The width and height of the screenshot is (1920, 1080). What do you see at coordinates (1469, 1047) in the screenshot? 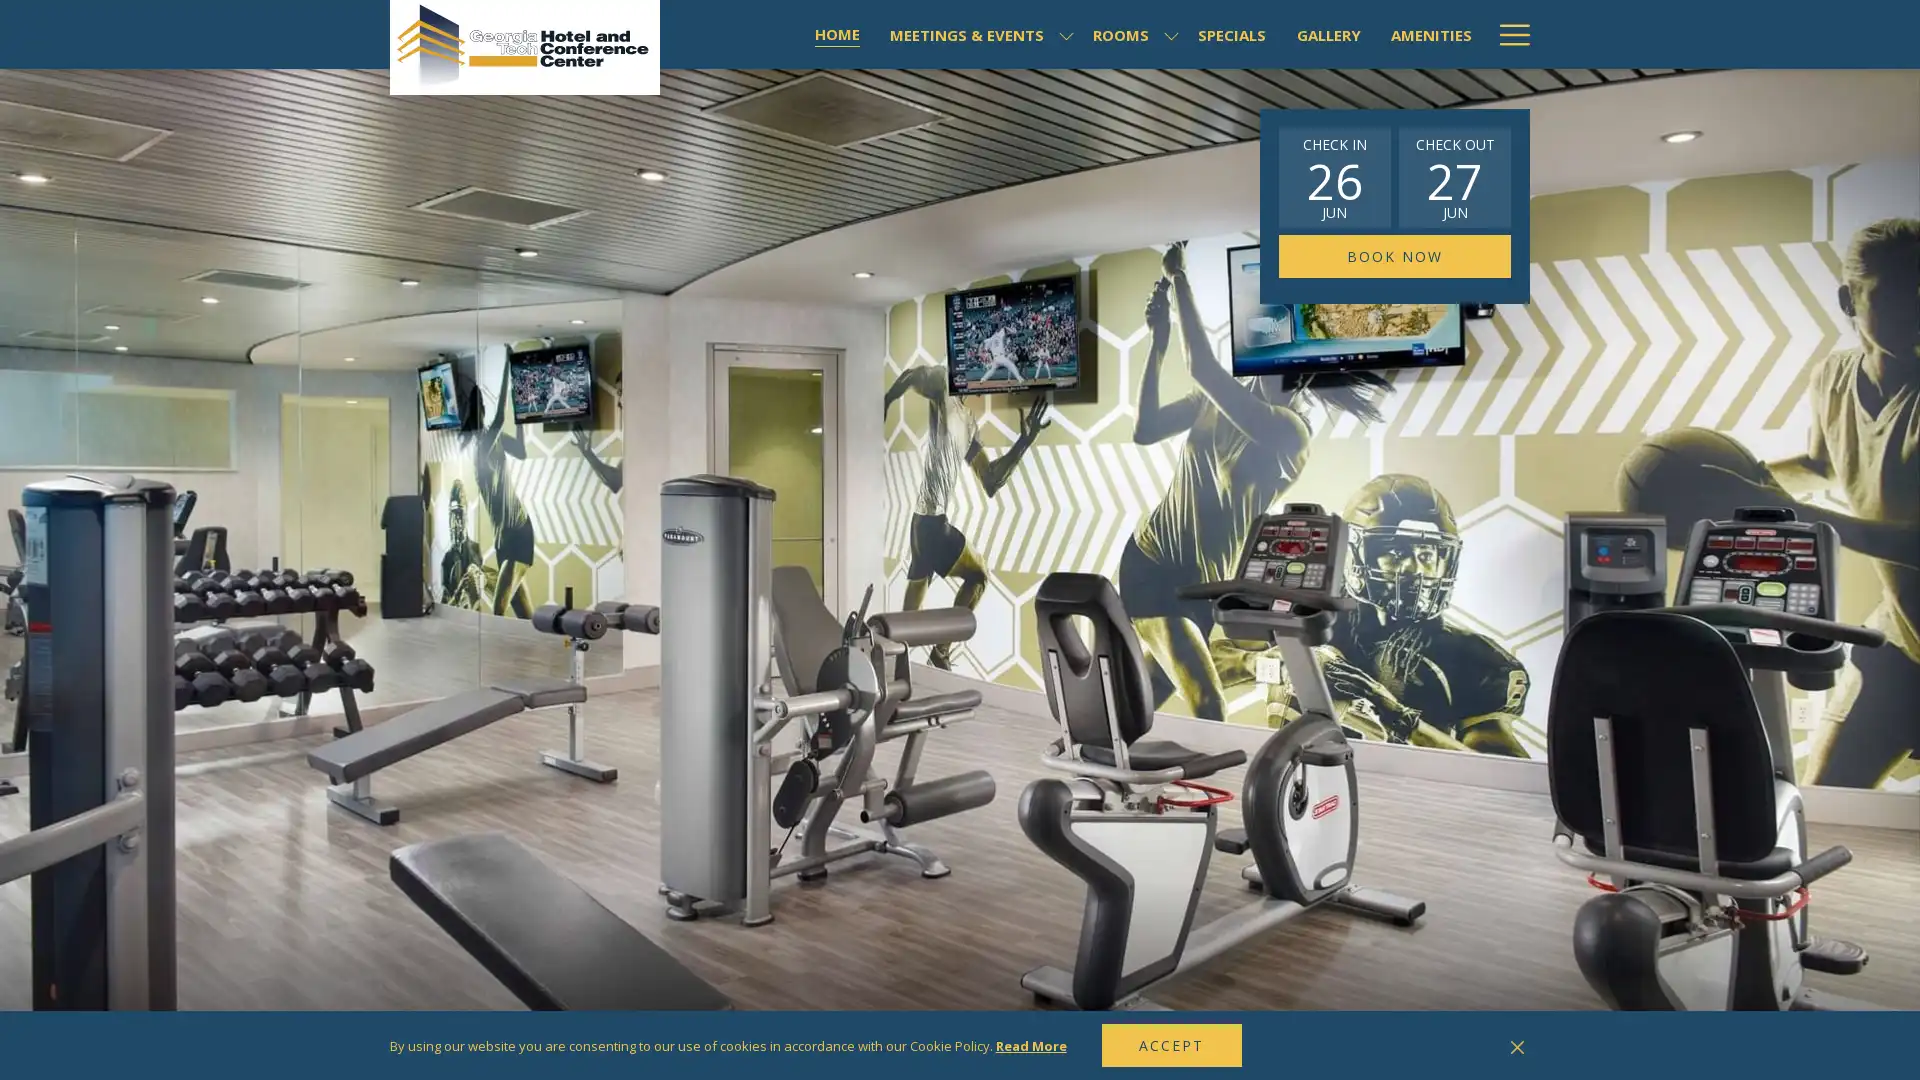
I see `Go to previous slideshow element` at bounding box center [1469, 1047].